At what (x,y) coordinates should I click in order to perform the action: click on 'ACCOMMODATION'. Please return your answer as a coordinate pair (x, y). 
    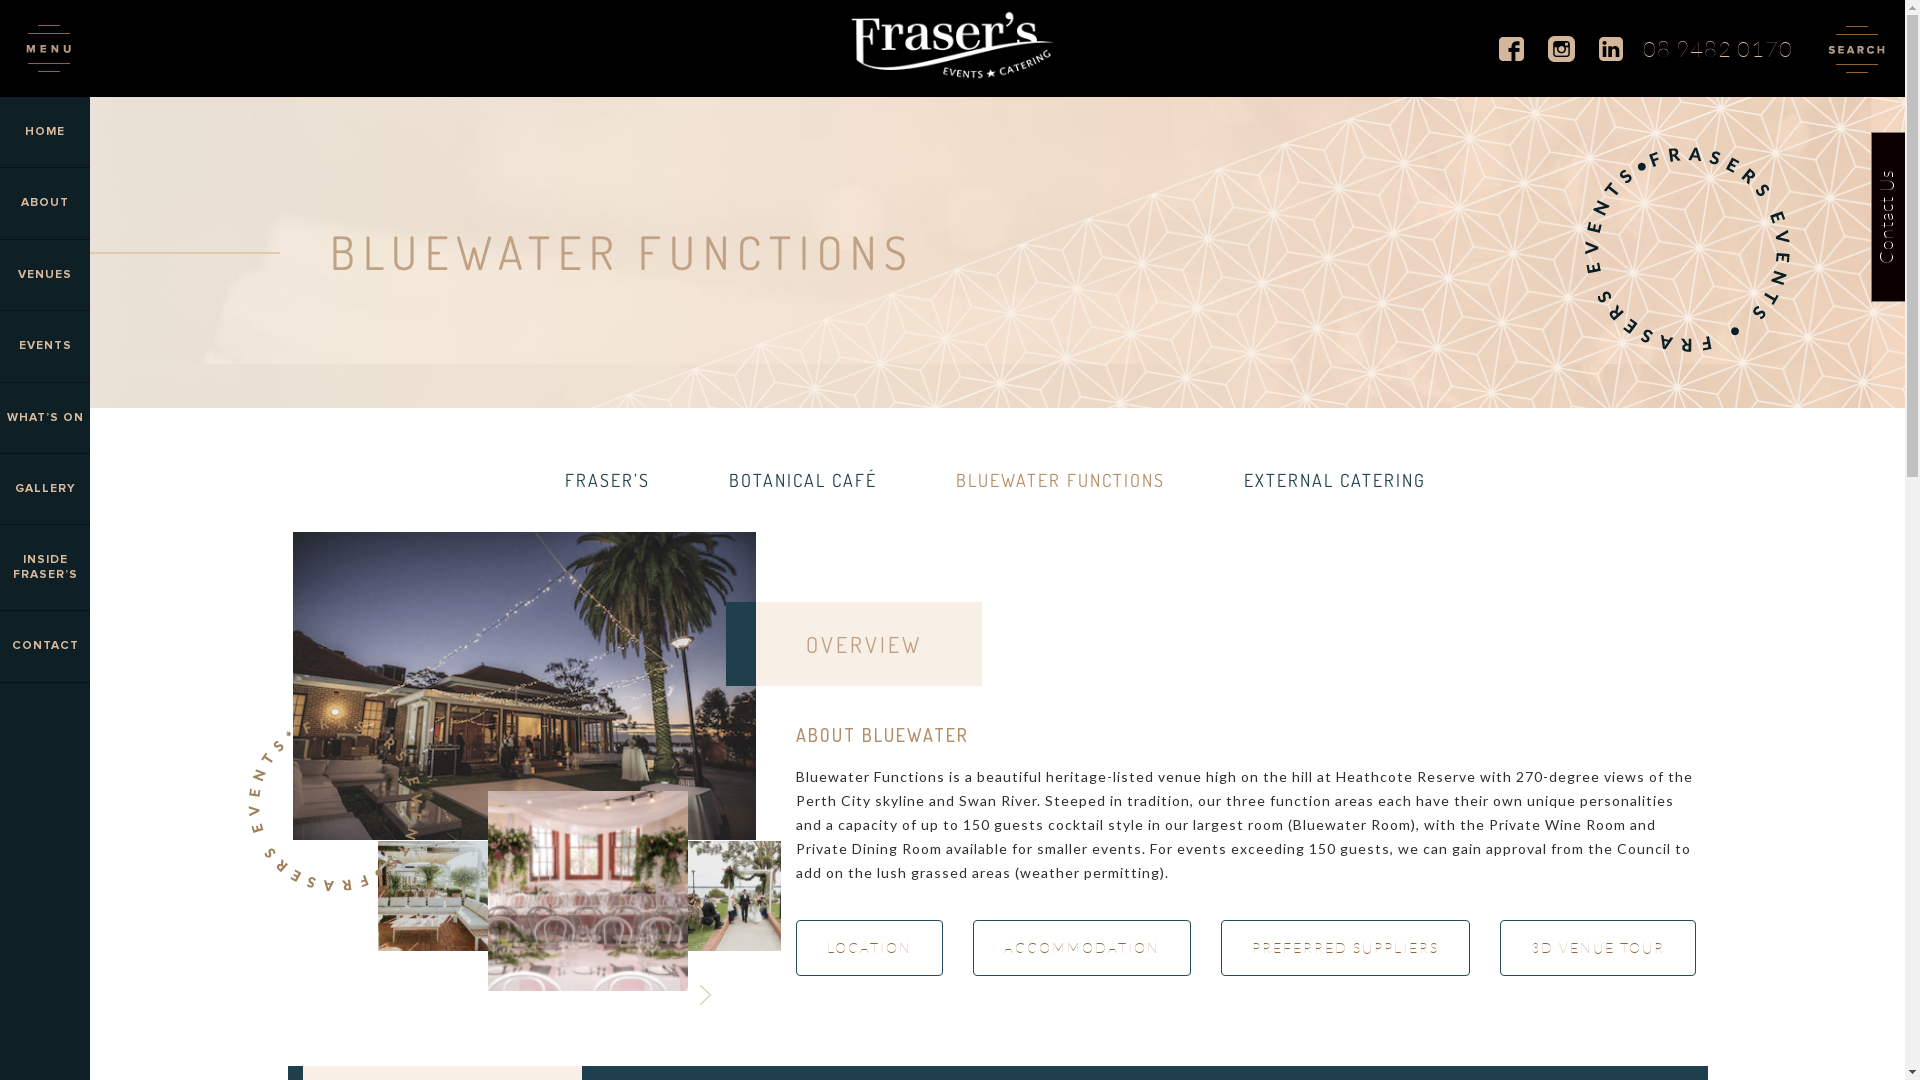
    Looking at the image, I should click on (1080, 947).